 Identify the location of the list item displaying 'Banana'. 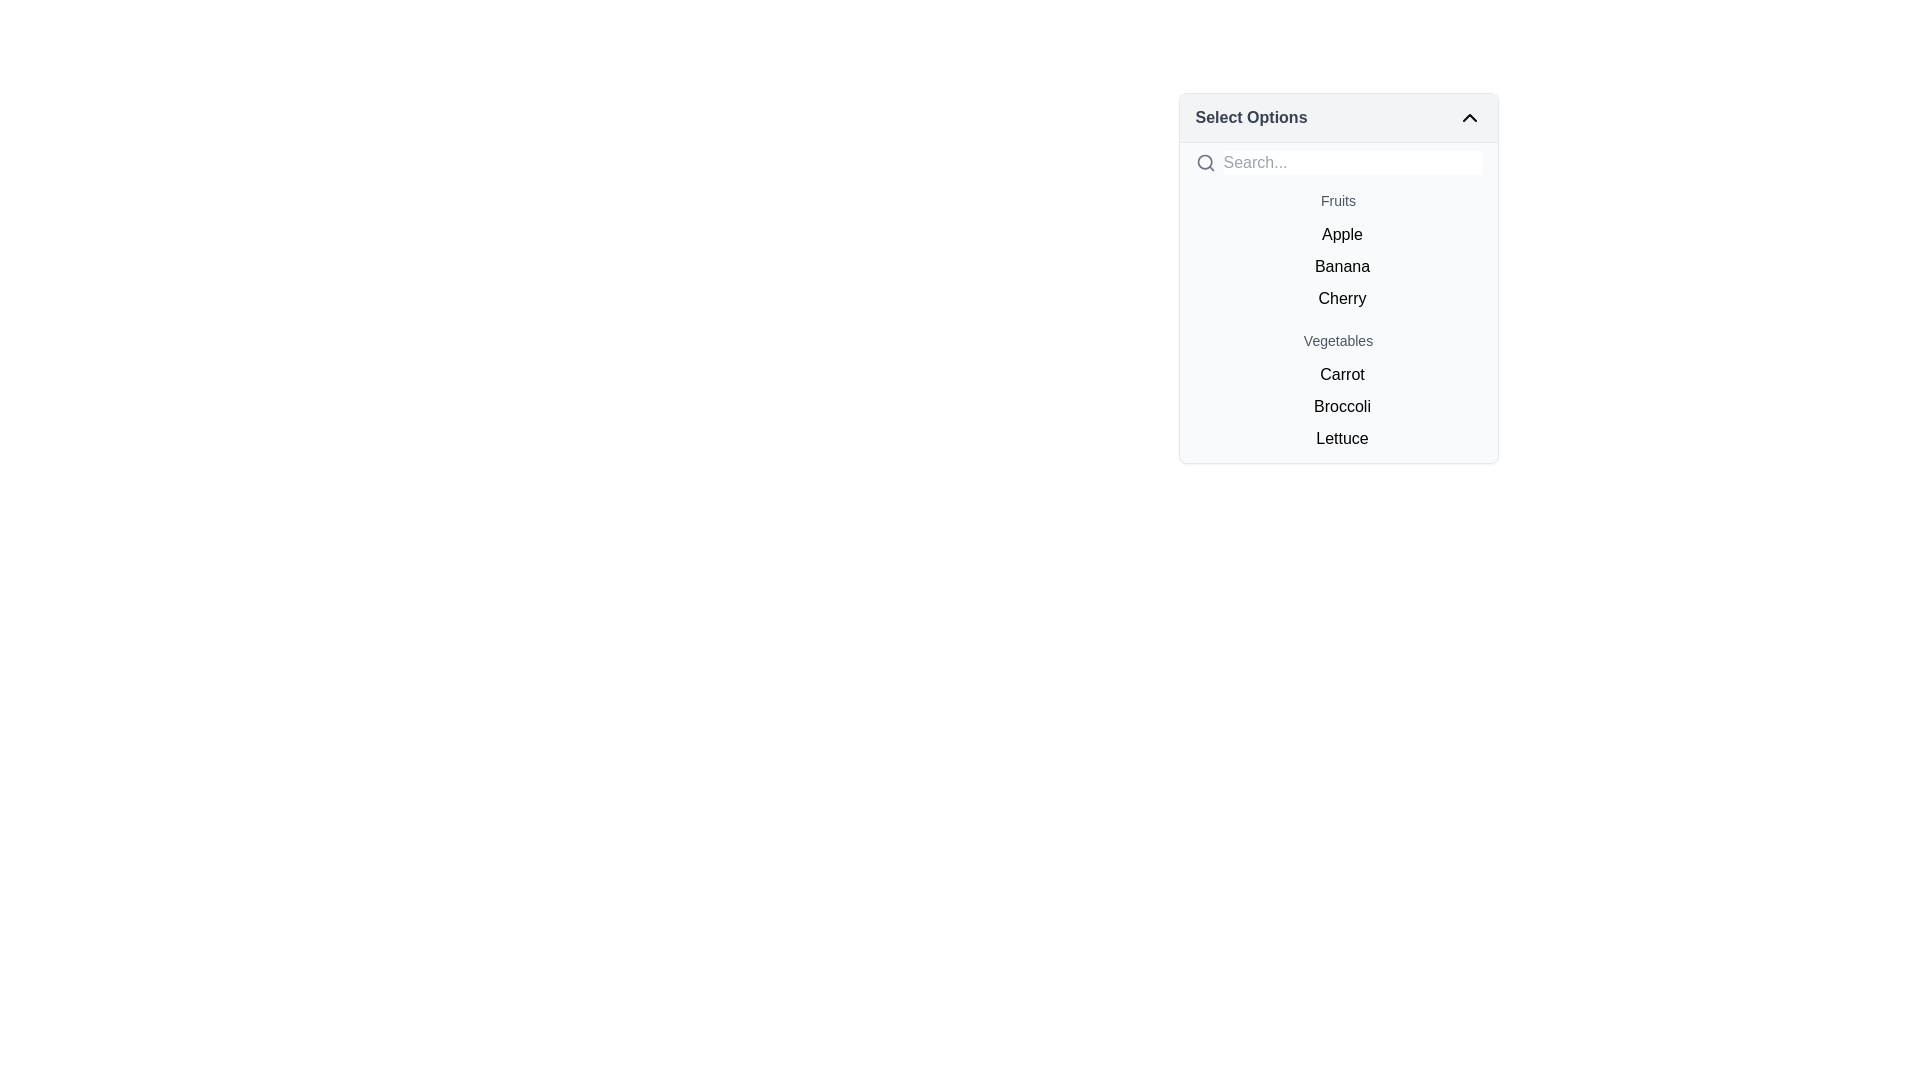
(1342, 265).